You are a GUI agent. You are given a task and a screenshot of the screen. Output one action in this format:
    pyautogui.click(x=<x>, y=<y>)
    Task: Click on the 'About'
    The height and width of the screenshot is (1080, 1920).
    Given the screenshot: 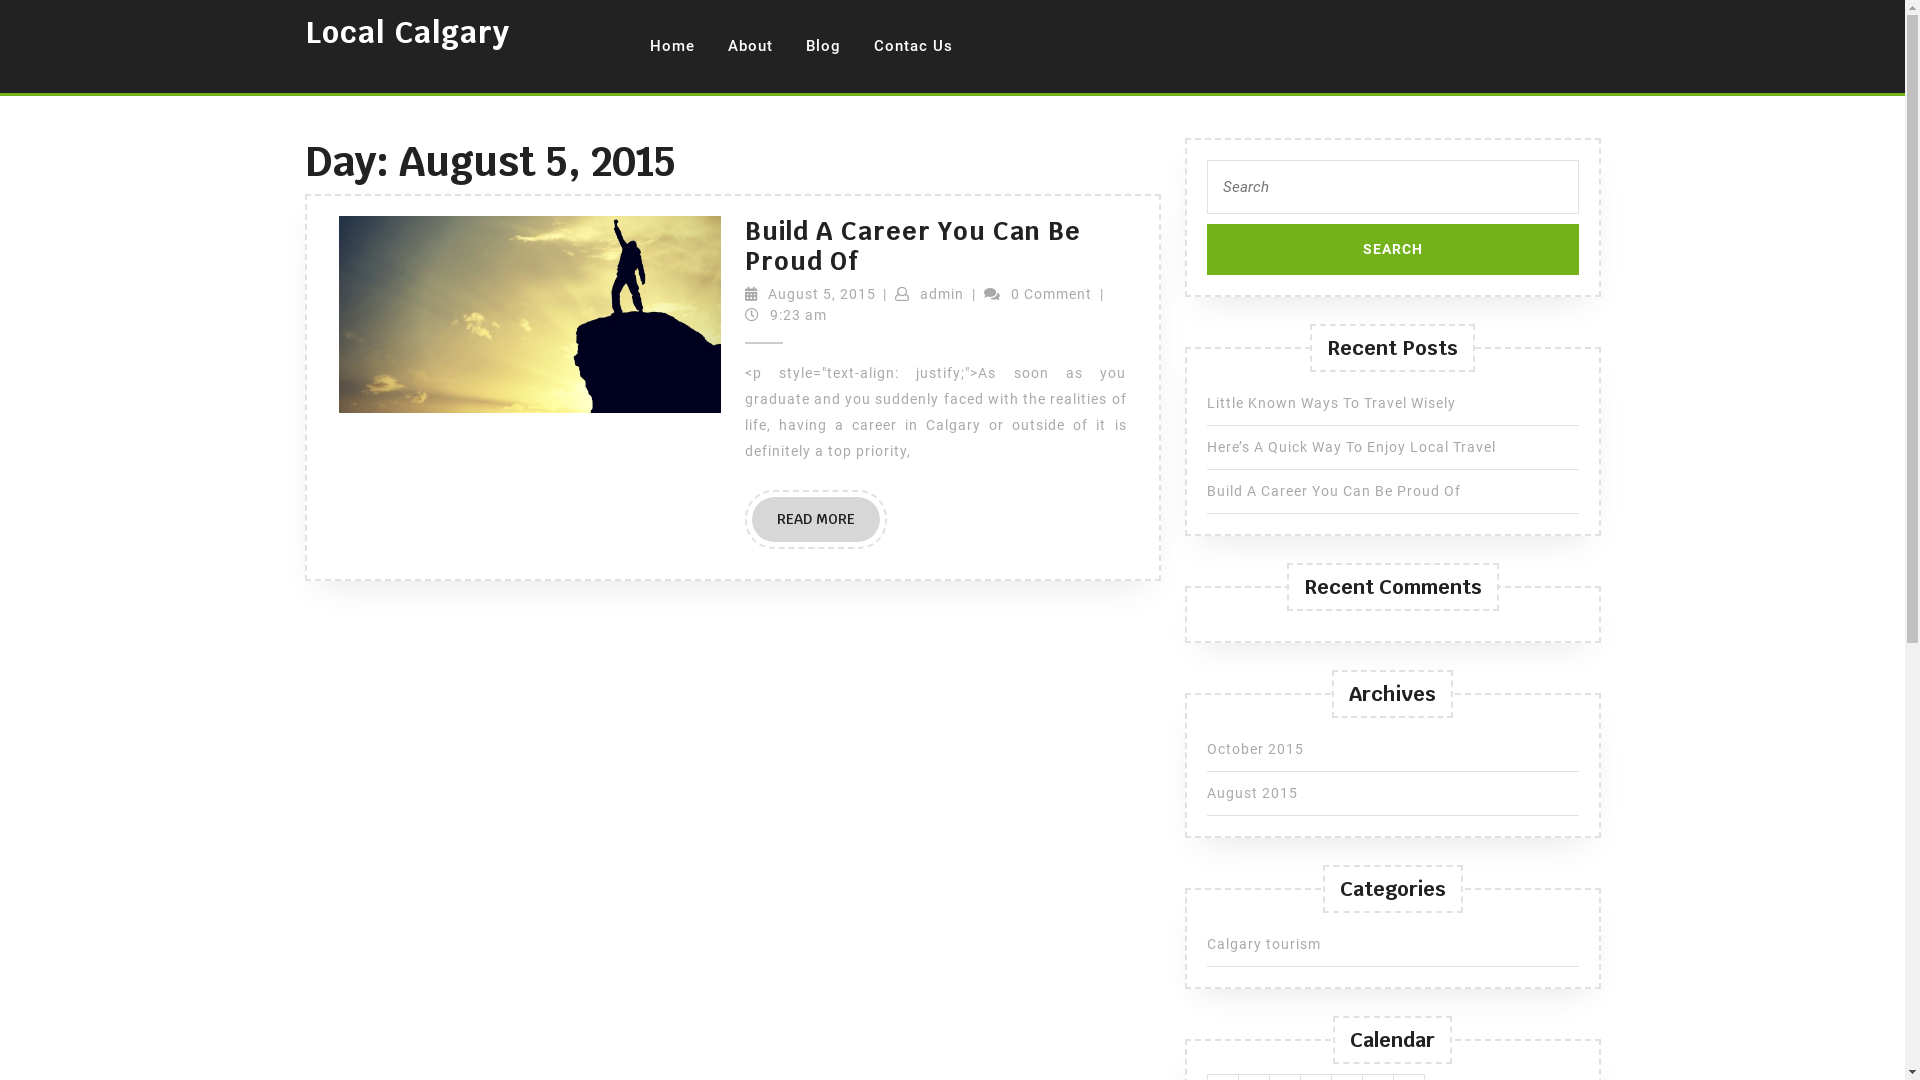 What is the action you would take?
    pyautogui.click(x=748, y=45)
    